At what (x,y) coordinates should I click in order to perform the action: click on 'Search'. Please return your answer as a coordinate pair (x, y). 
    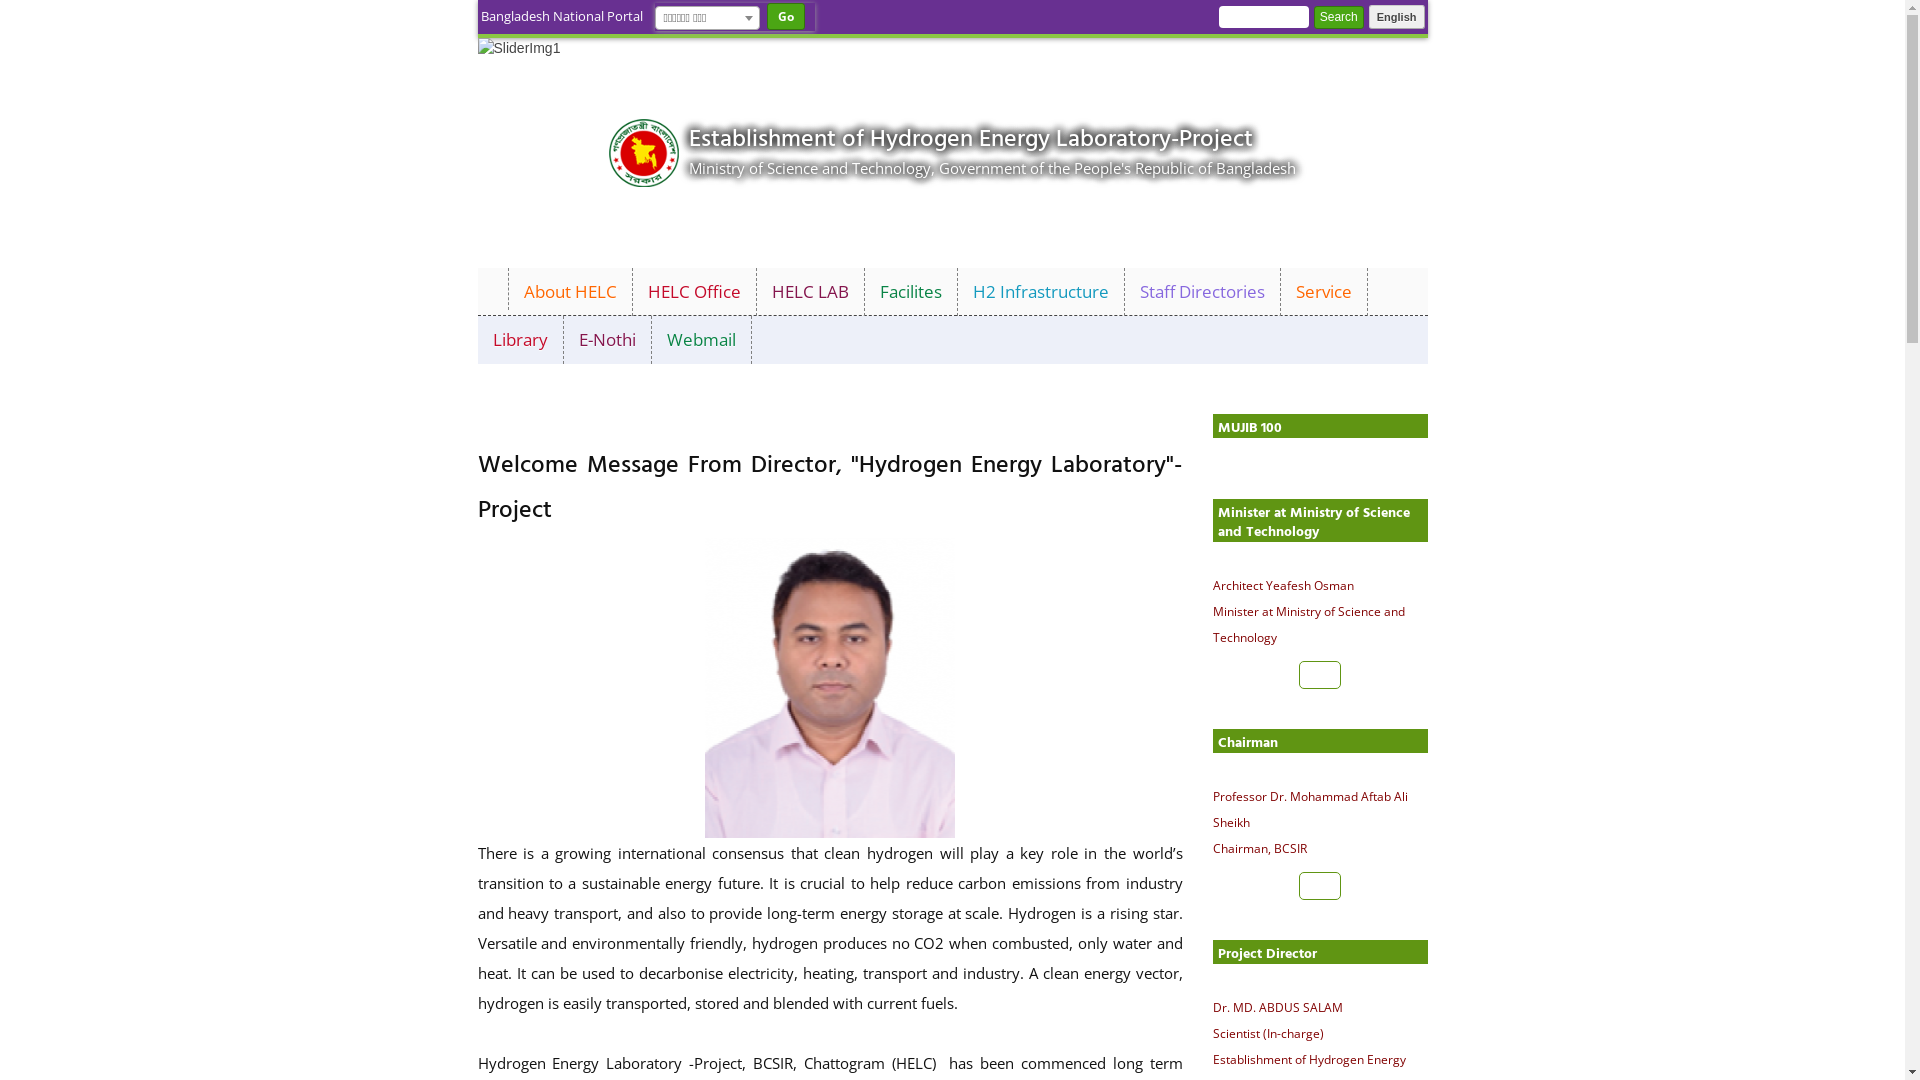
    Looking at the image, I should click on (1339, 17).